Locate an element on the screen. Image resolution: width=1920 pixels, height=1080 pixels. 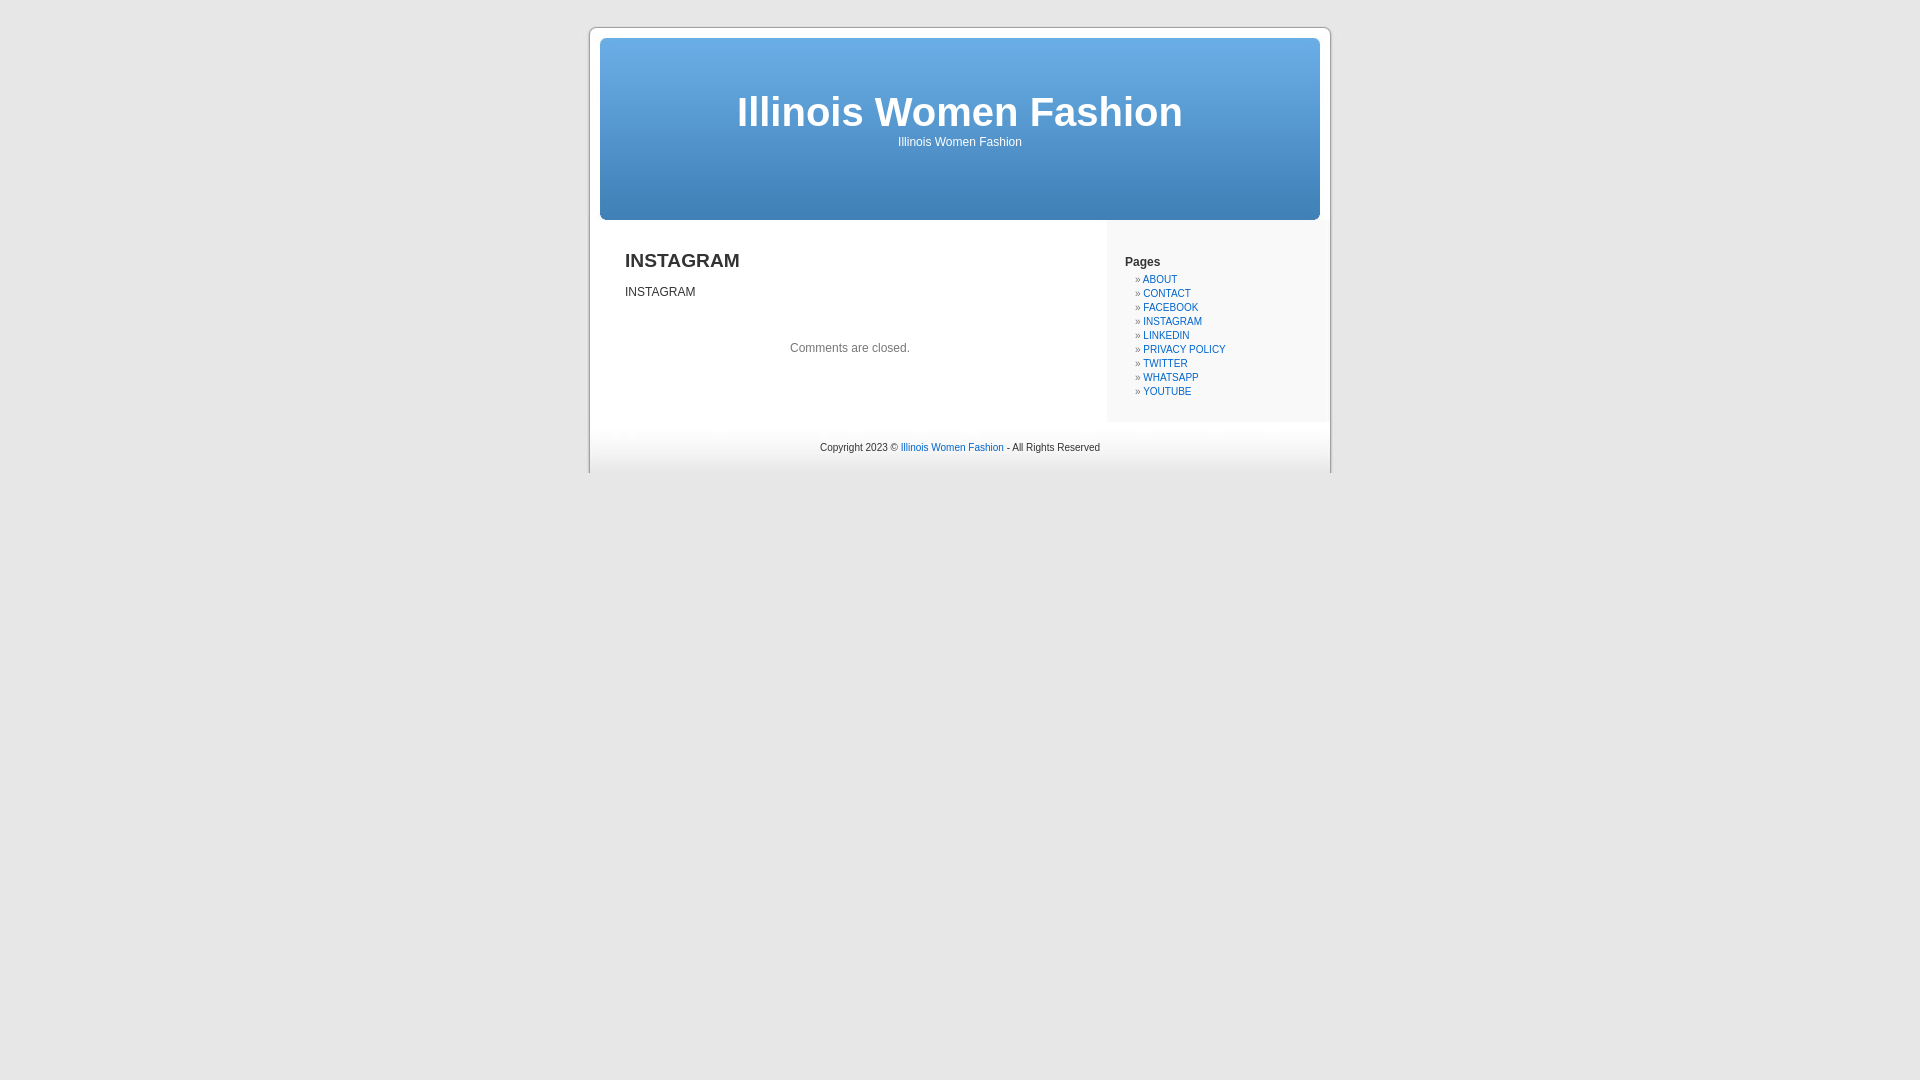
'Illinois Women Fashion' is located at coordinates (951, 446).